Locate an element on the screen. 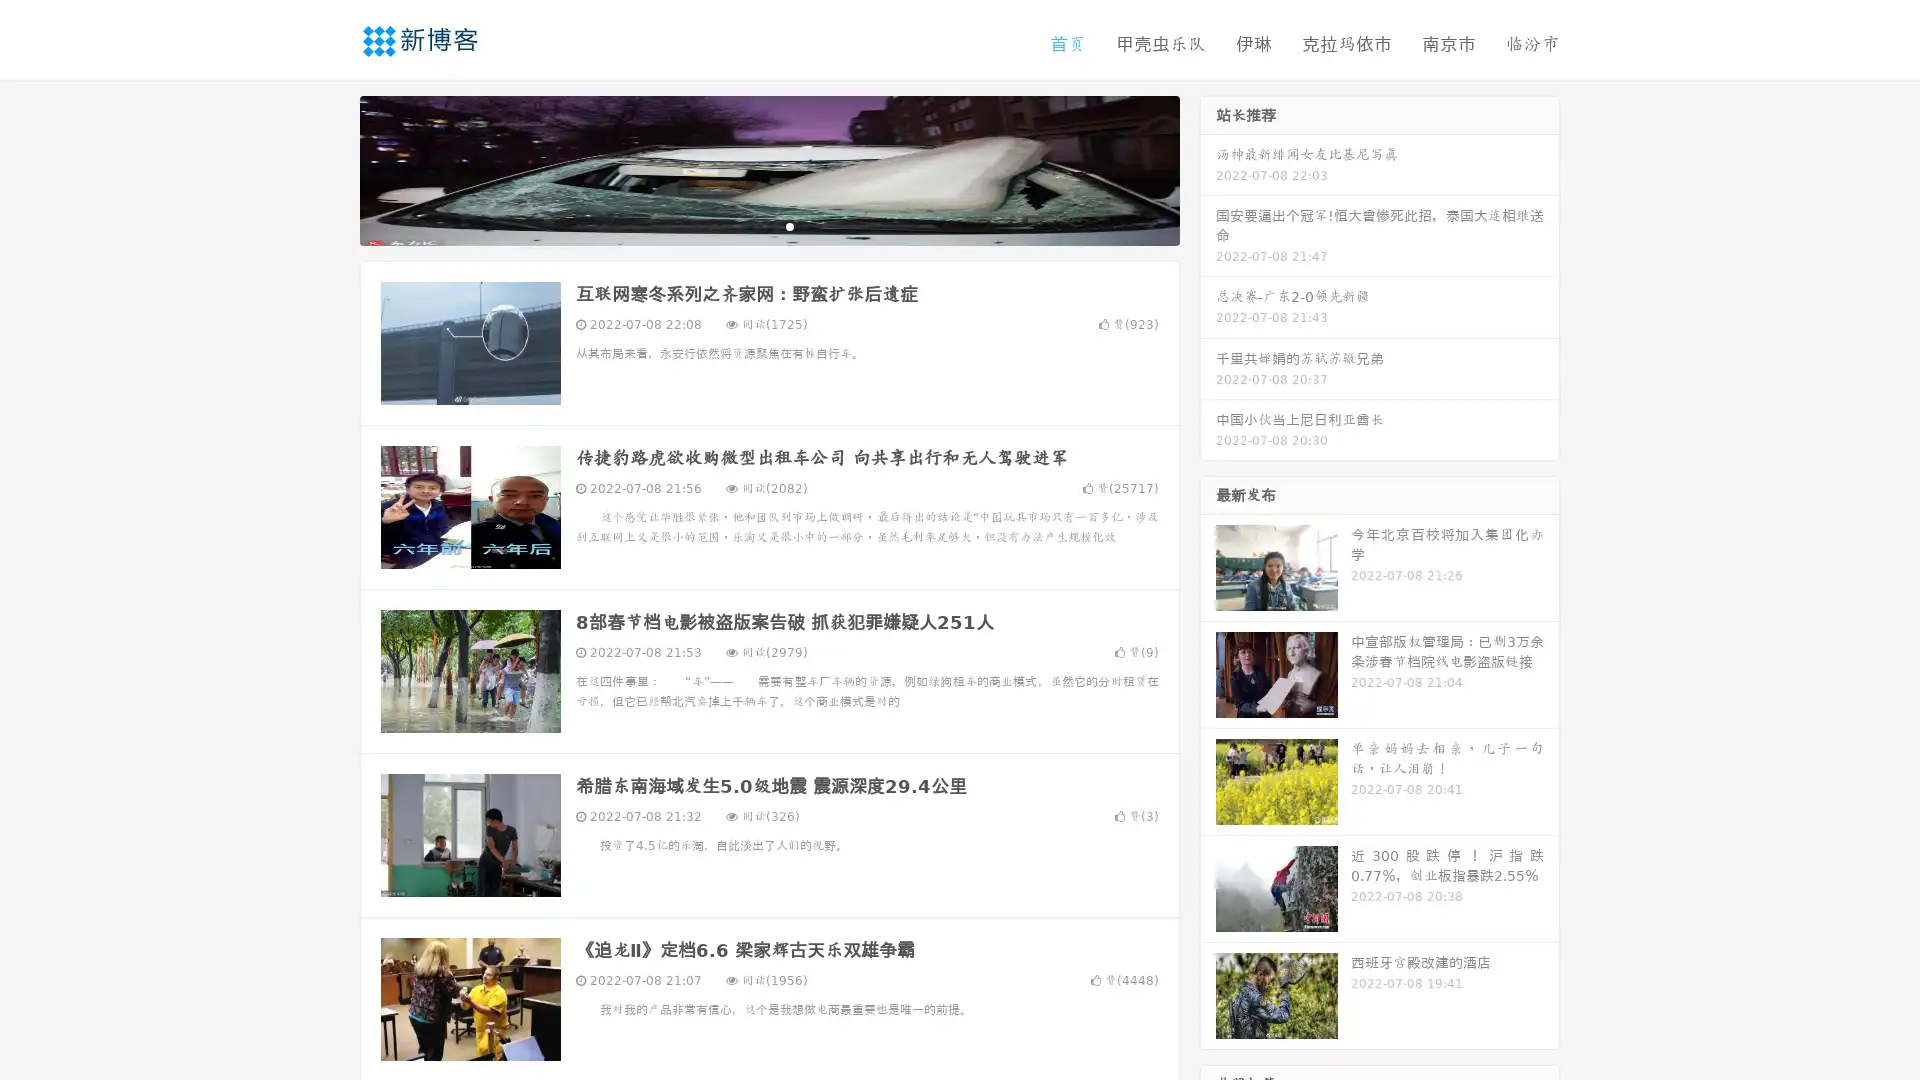 The height and width of the screenshot is (1080, 1920). Previous slide is located at coordinates (330, 168).